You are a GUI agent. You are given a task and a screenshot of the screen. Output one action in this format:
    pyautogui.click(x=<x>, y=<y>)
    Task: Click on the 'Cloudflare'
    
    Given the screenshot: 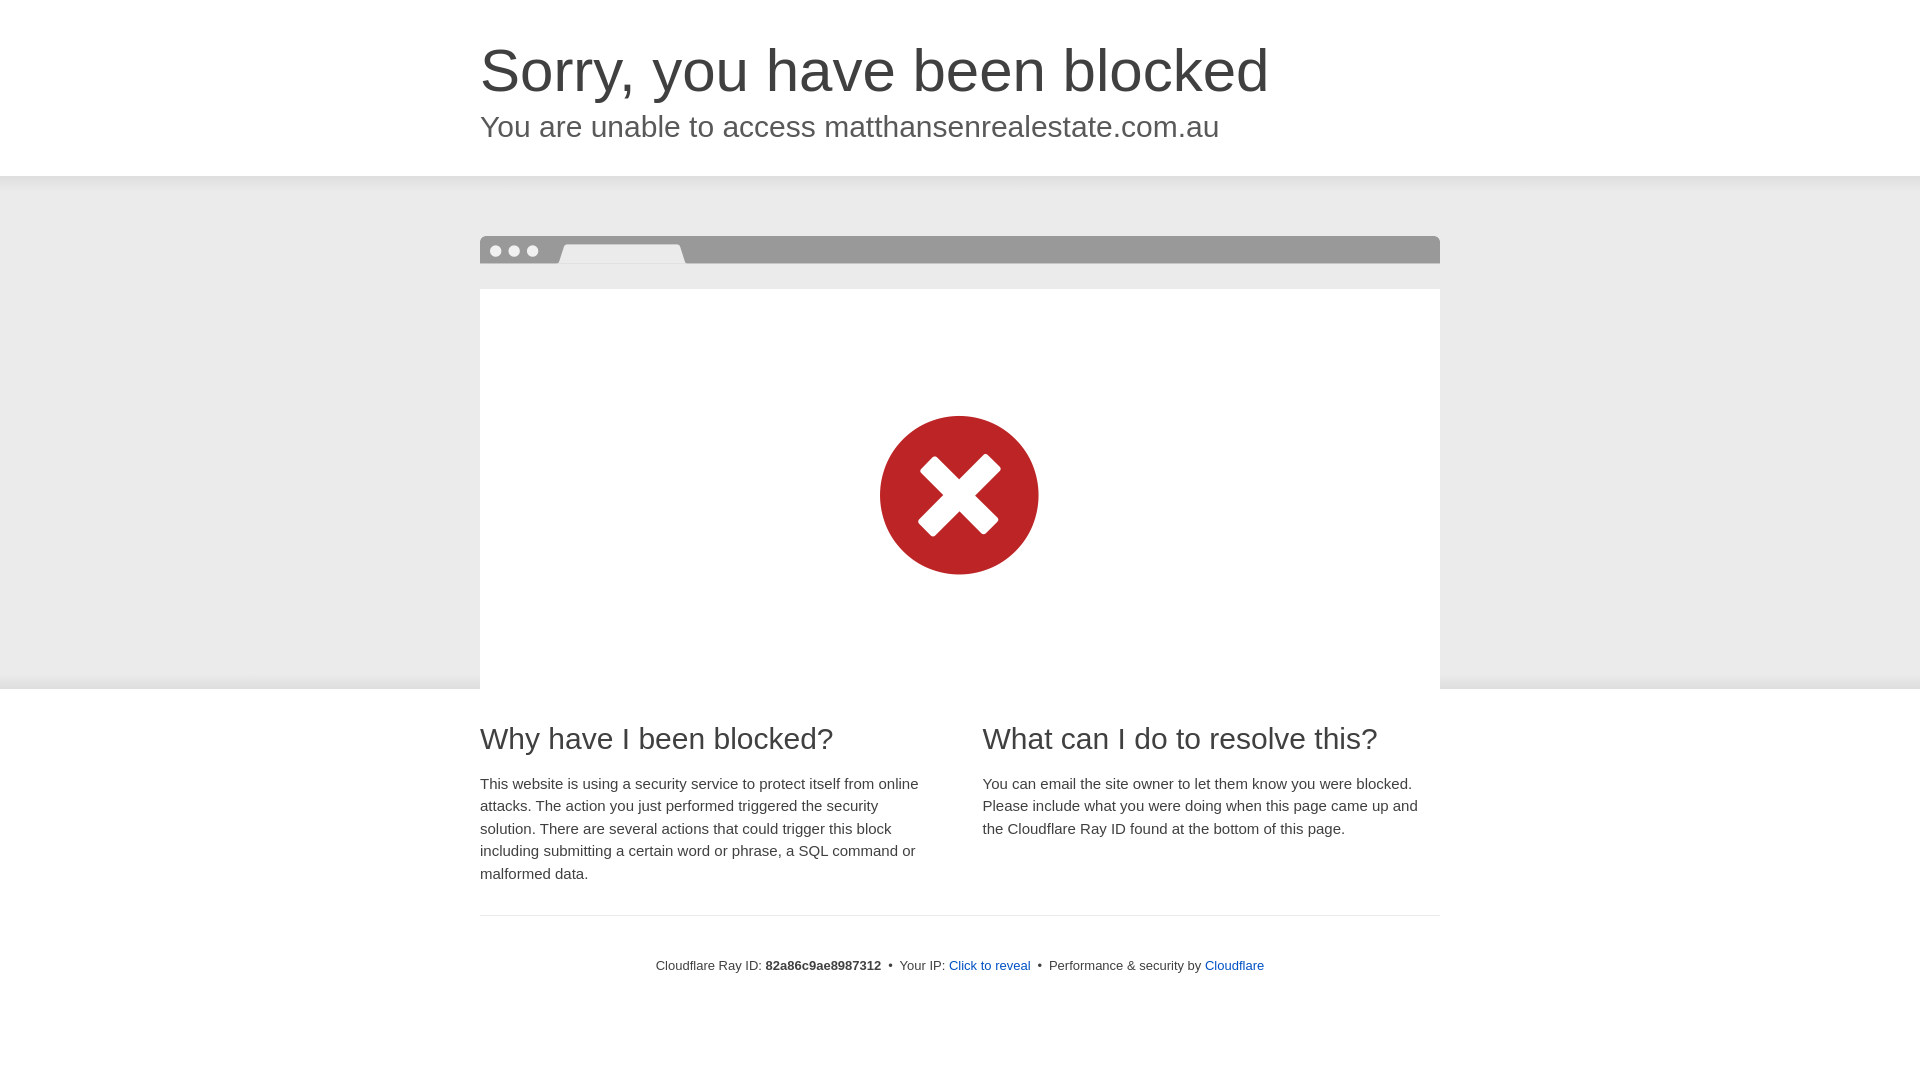 What is the action you would take?
    pyautogui.click(x=1233, y=964)
    